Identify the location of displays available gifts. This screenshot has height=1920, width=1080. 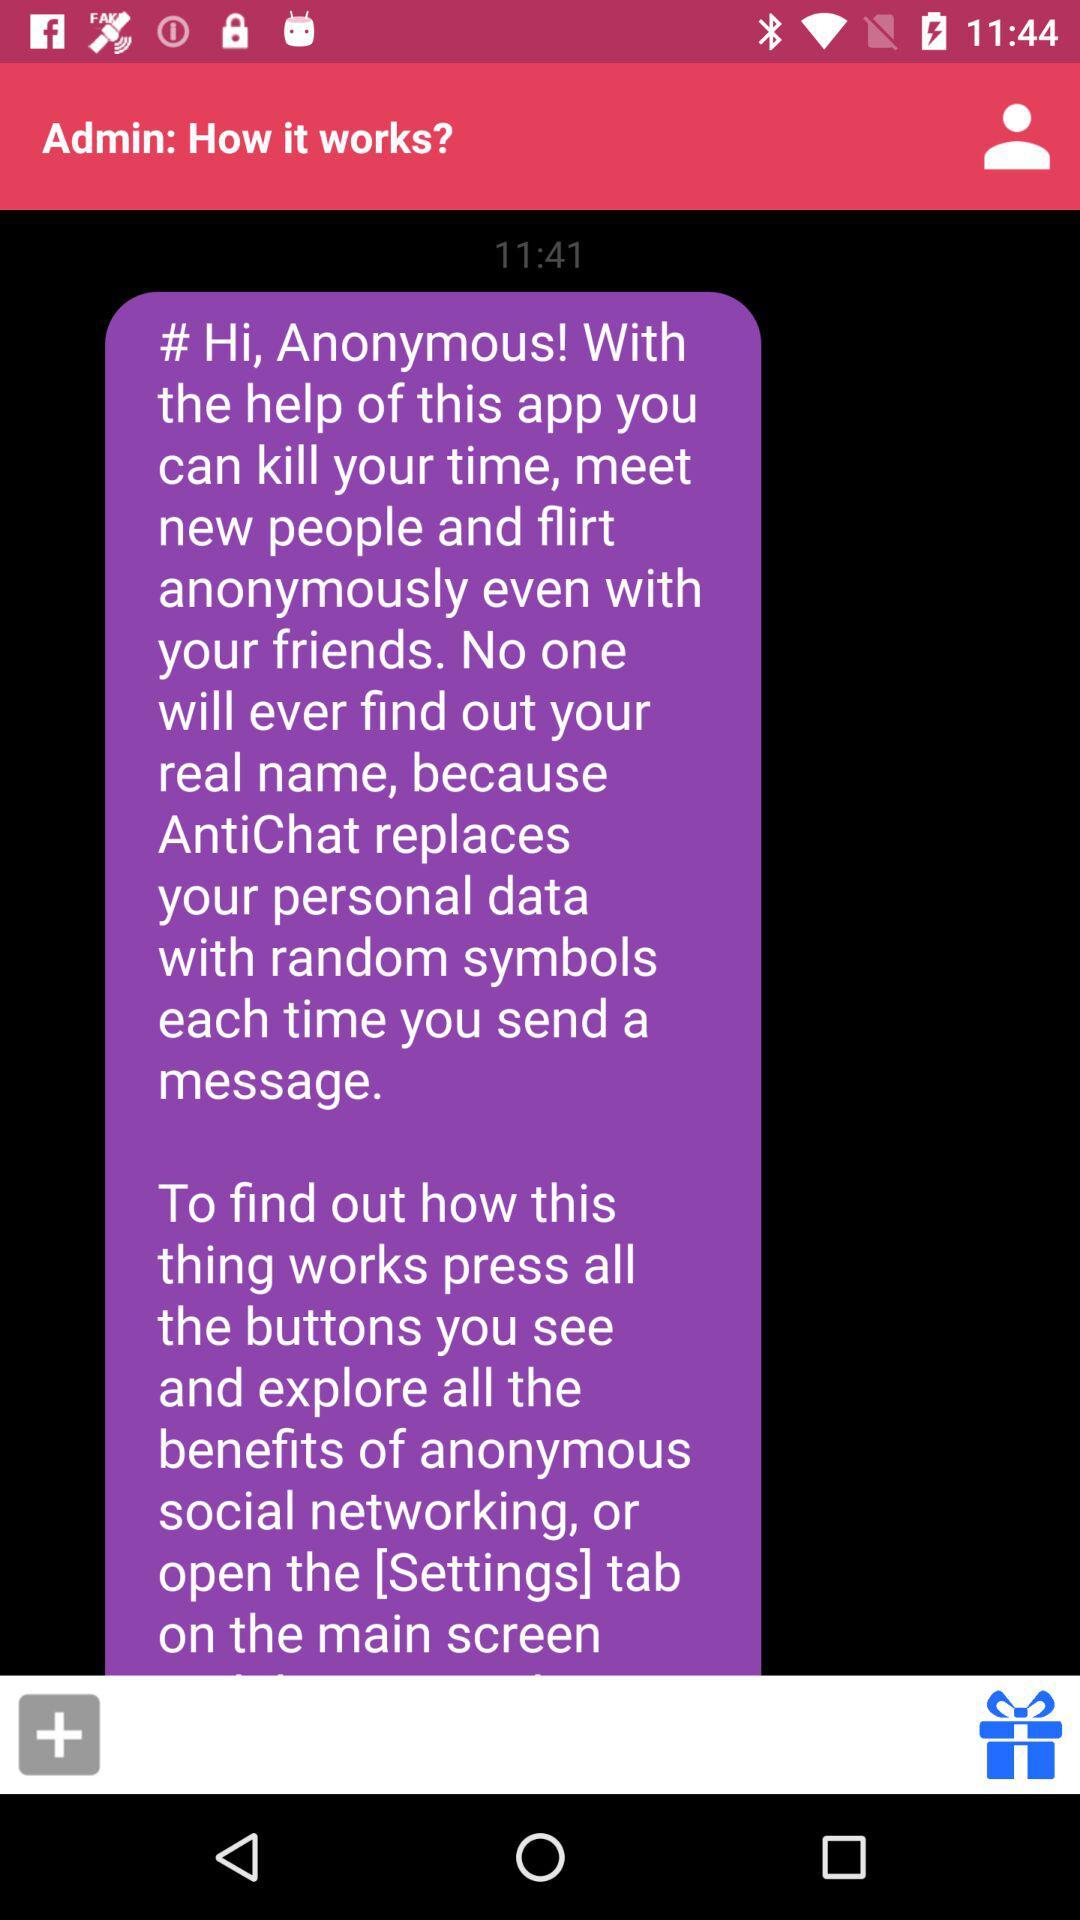
(1020, 1733).